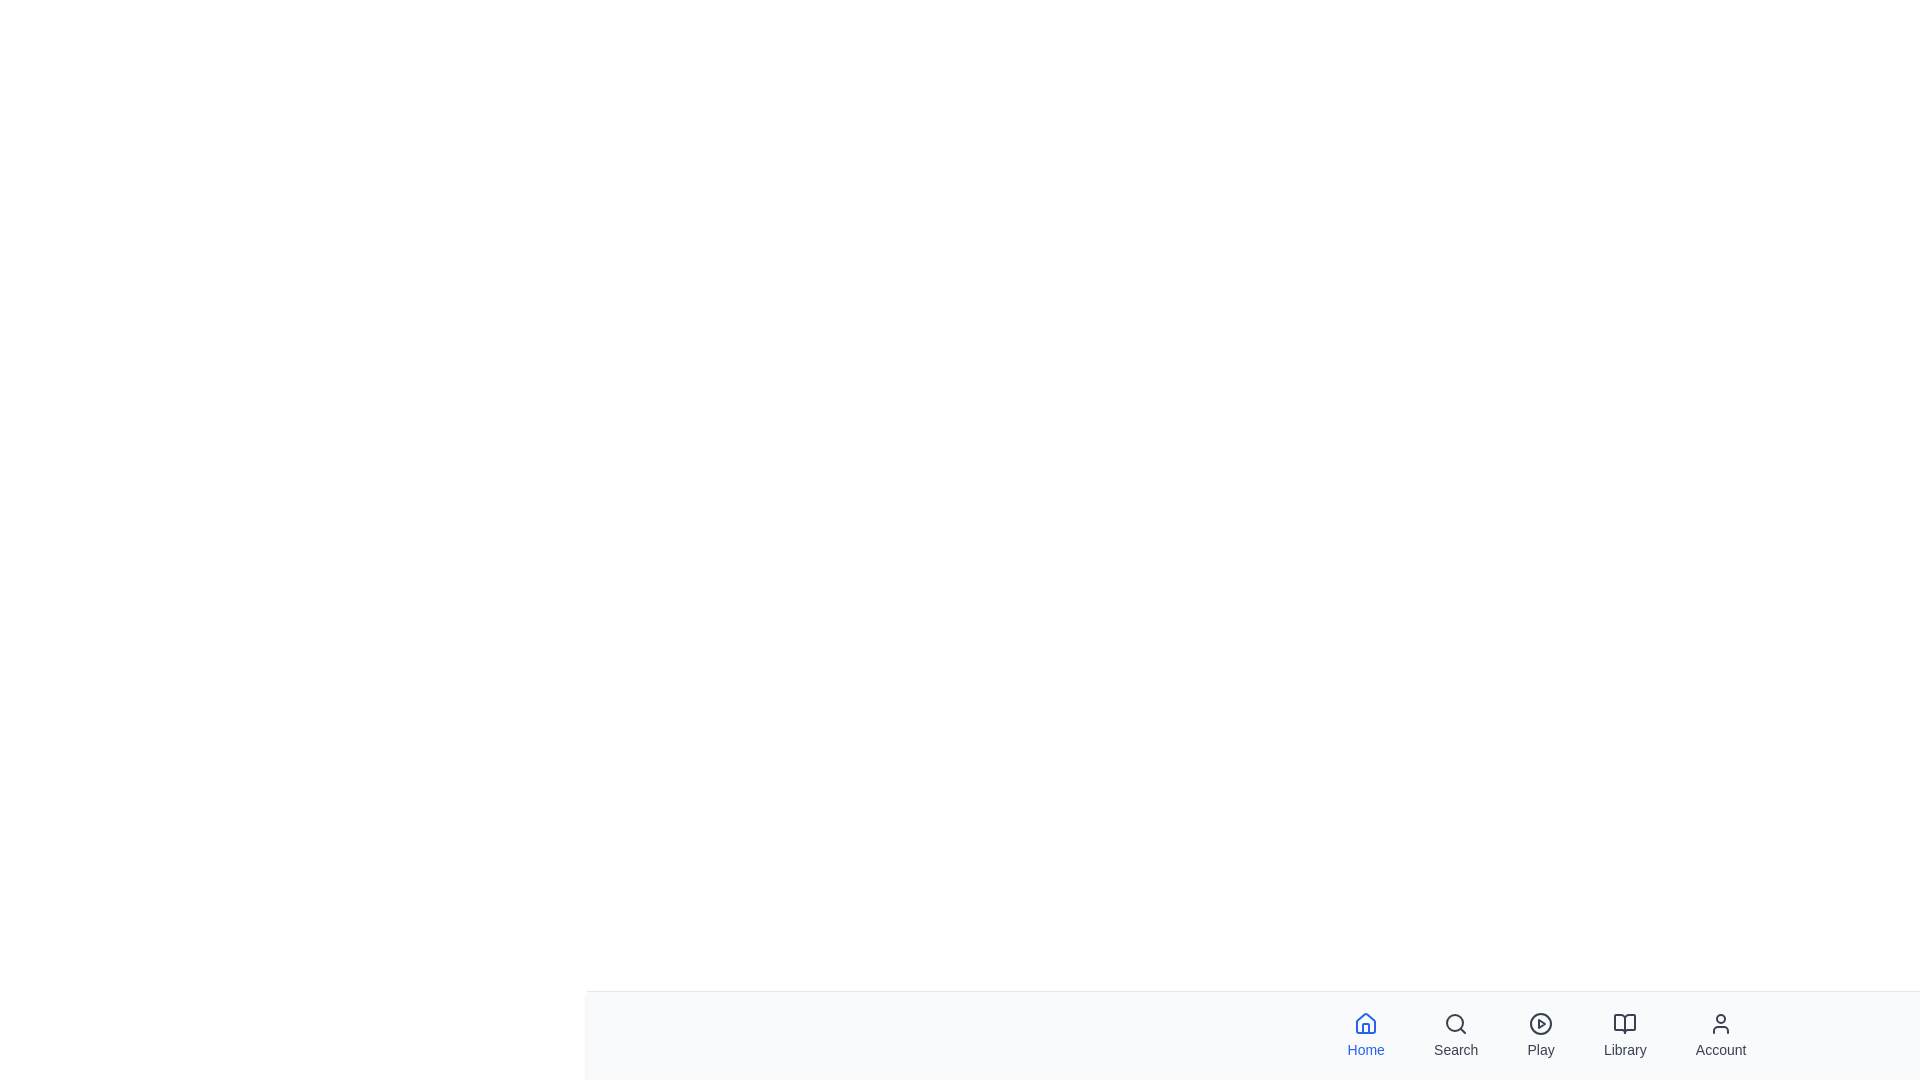  What do you see at coordinates (1720, 1035) in the screenshot?
I see `the Account tab to observe its visual feedback` at bounding box center [1720, 1035].